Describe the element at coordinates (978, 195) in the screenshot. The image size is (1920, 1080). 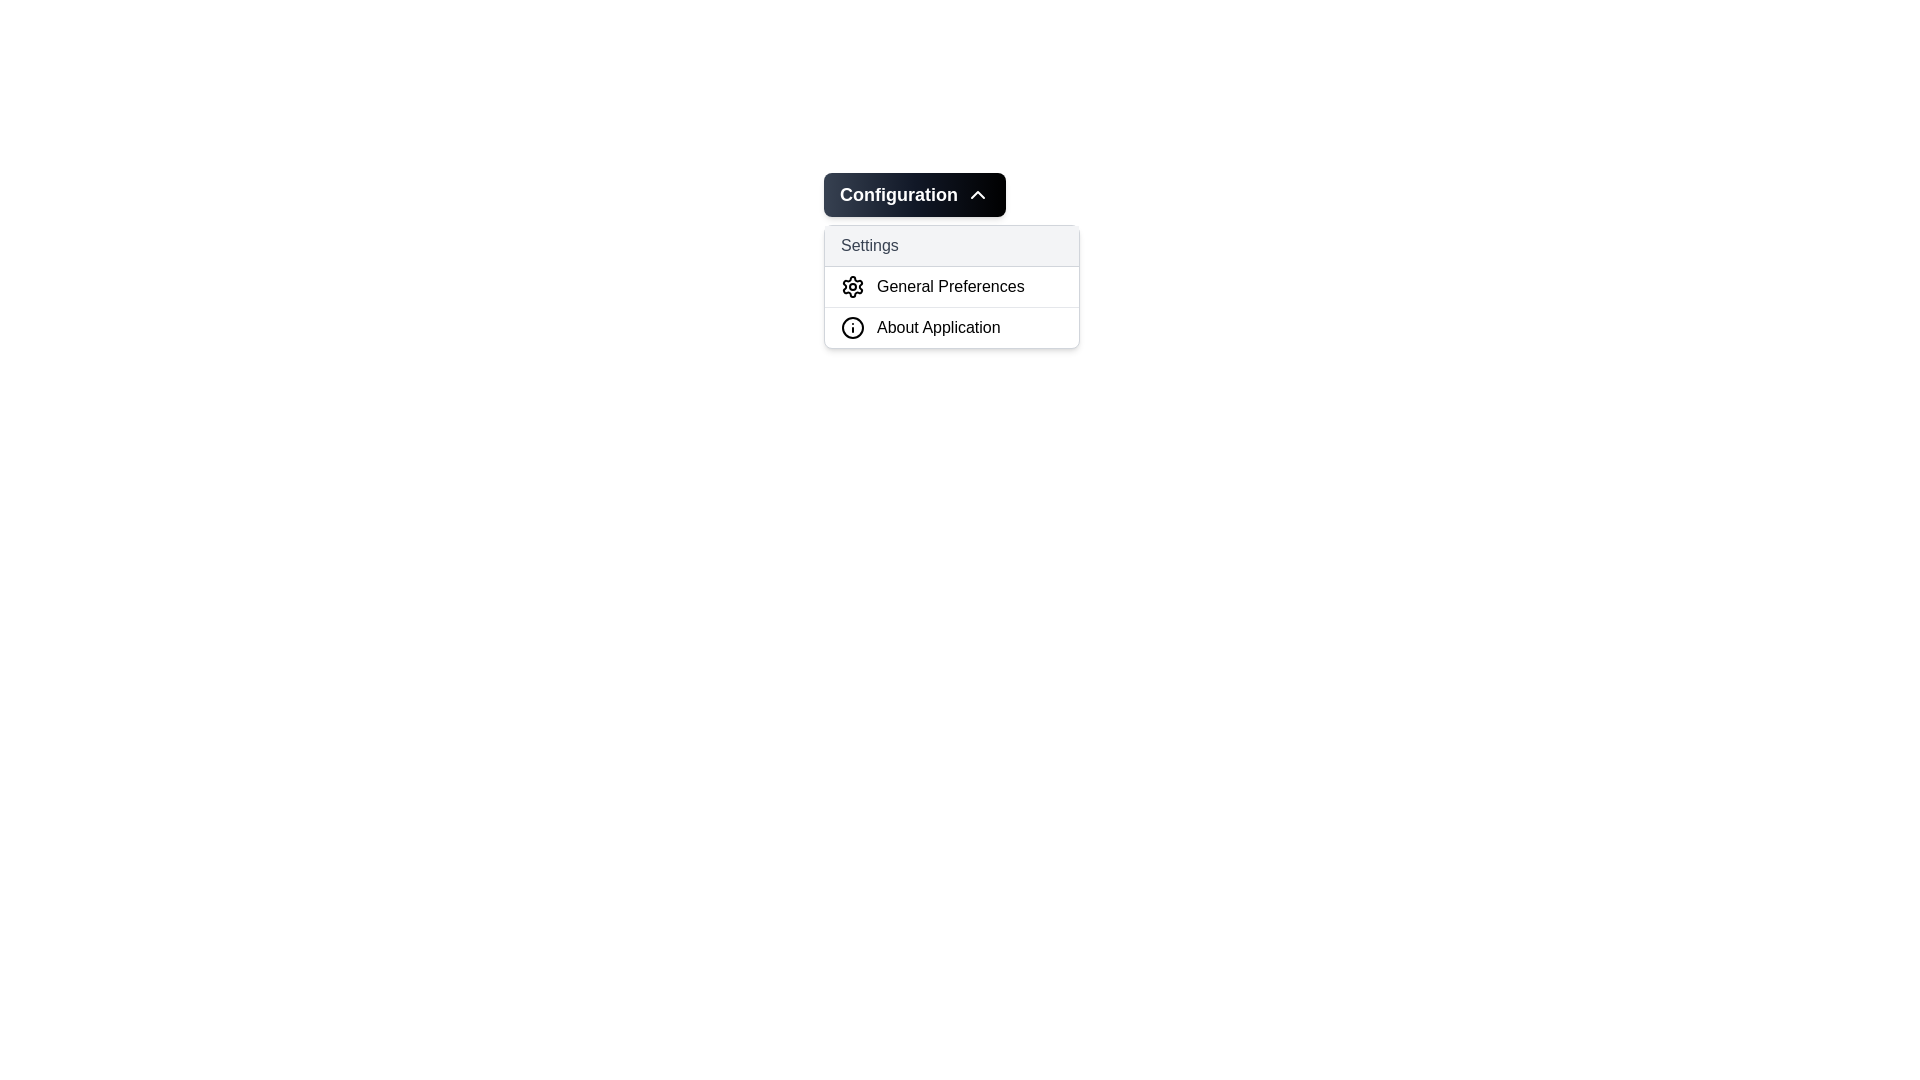
I see `the chevron icon next to the 'Configuration' label` at that location.